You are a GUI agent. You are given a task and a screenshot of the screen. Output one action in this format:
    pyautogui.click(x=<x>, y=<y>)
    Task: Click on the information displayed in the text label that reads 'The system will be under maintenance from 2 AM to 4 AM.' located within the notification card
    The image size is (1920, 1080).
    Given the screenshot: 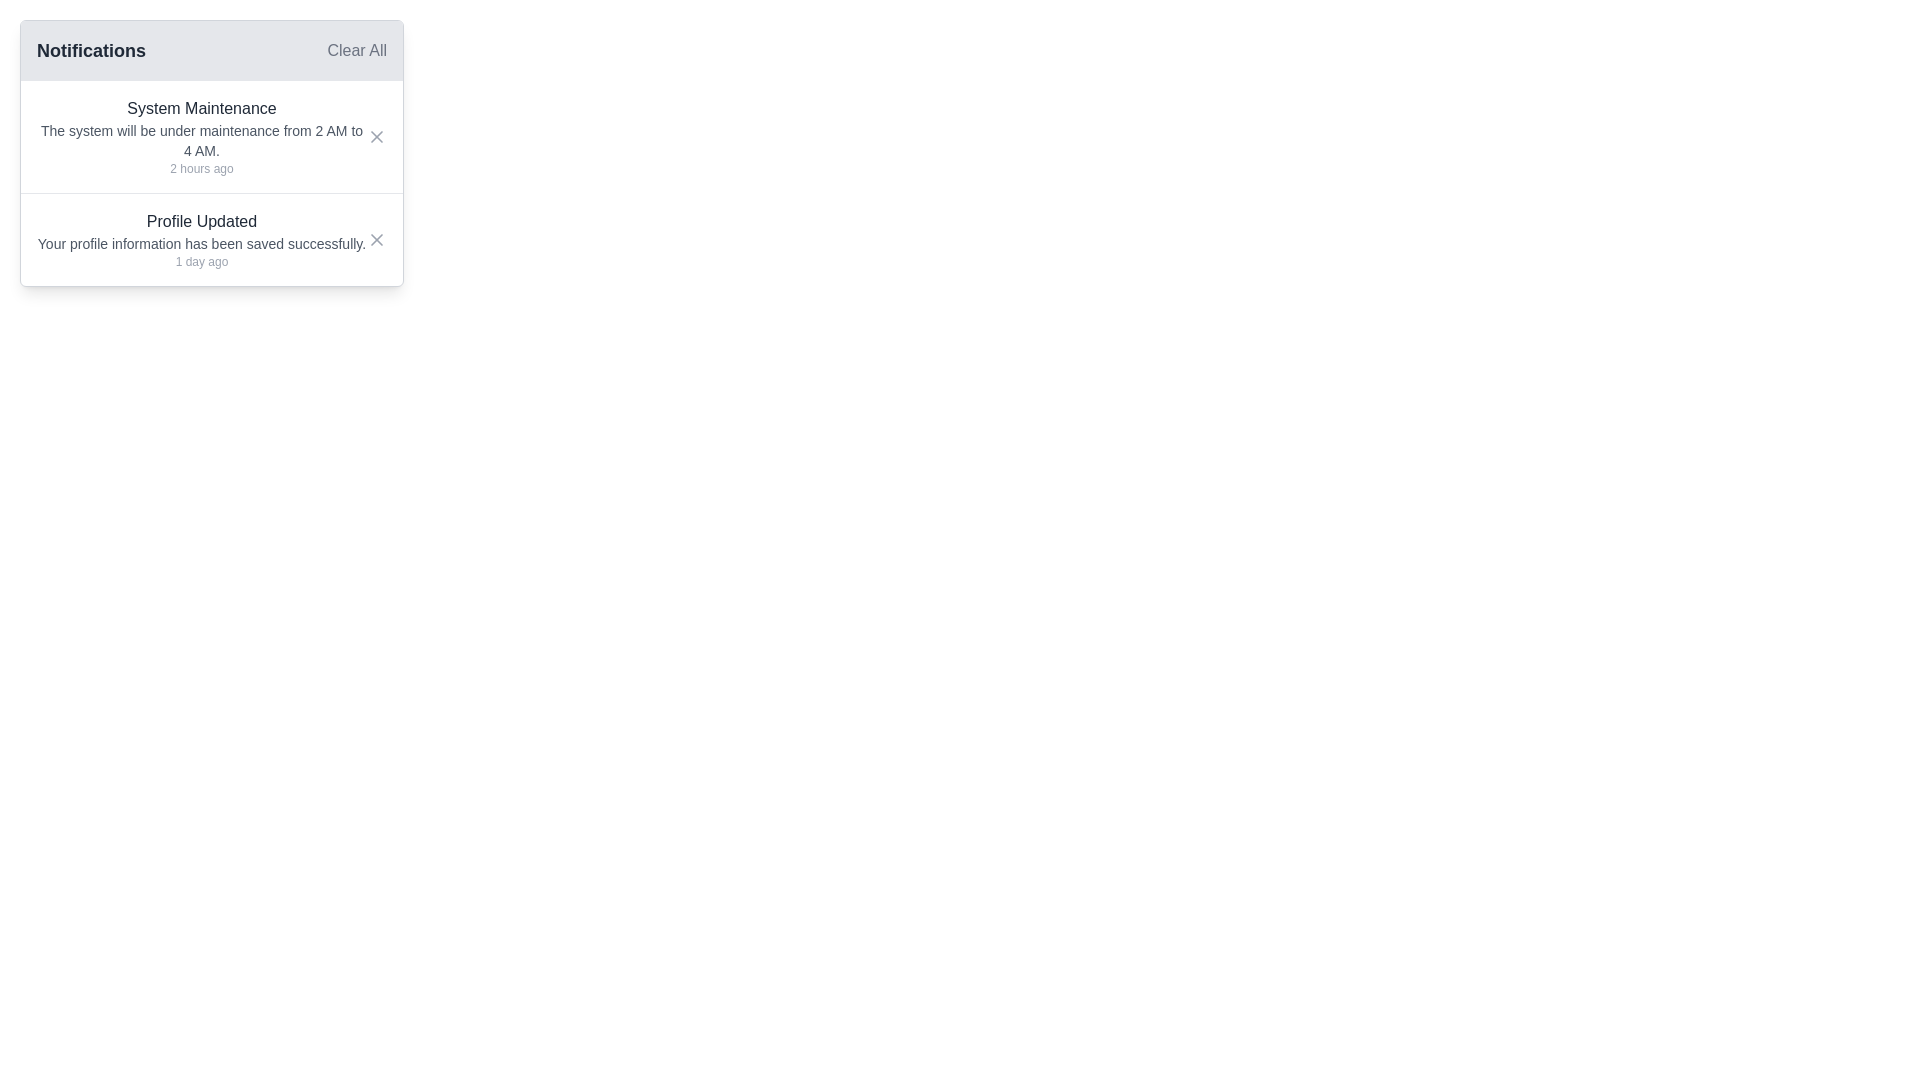 What is the action you would take?
    pyautogui.click(x=201, y=140)
    